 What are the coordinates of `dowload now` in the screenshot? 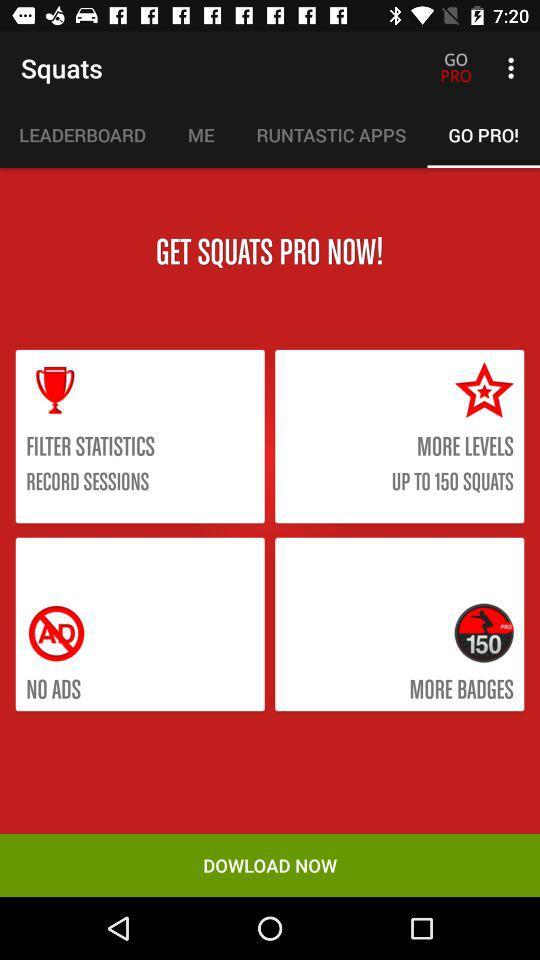 It's located at (270, 864).